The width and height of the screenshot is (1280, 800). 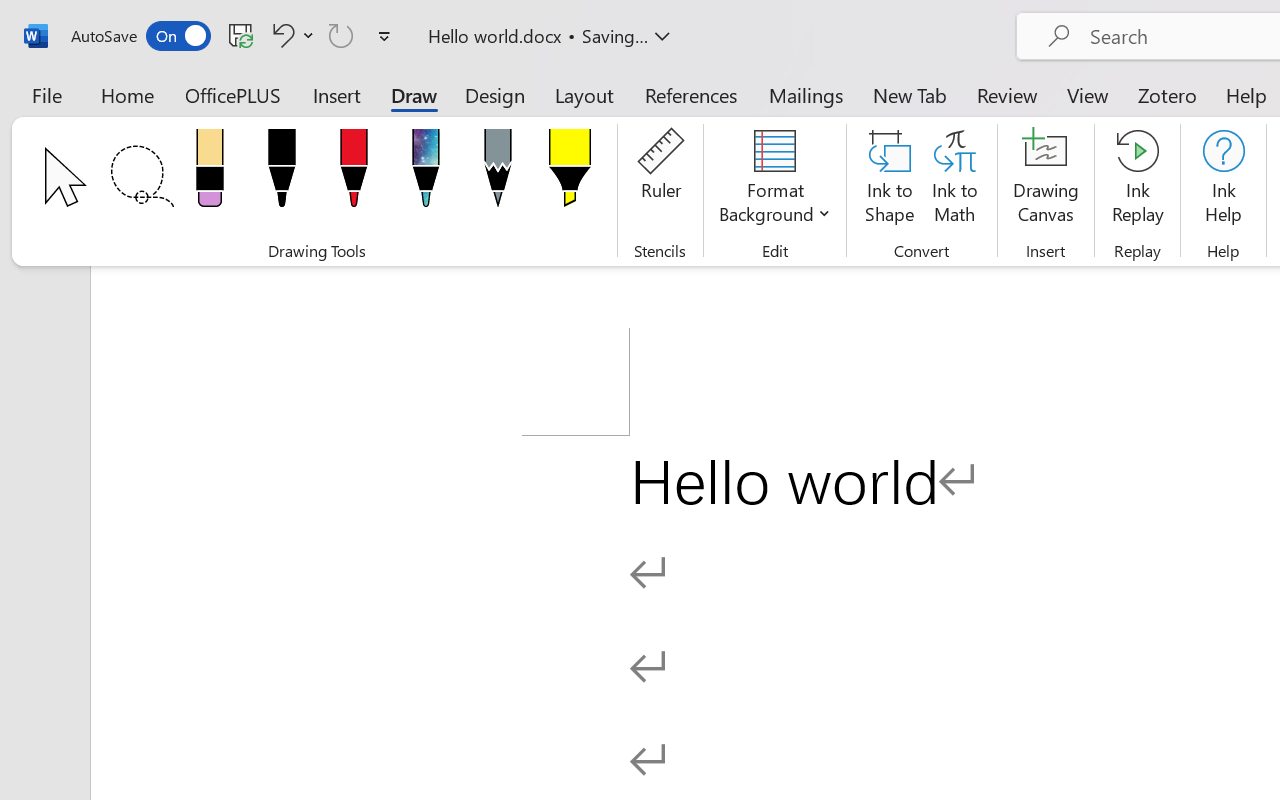 What do you see at coordinates (279, 34) in the screenshot?
I see `'Undo Click and Type Formatting'` at bounding box center [279, 34].